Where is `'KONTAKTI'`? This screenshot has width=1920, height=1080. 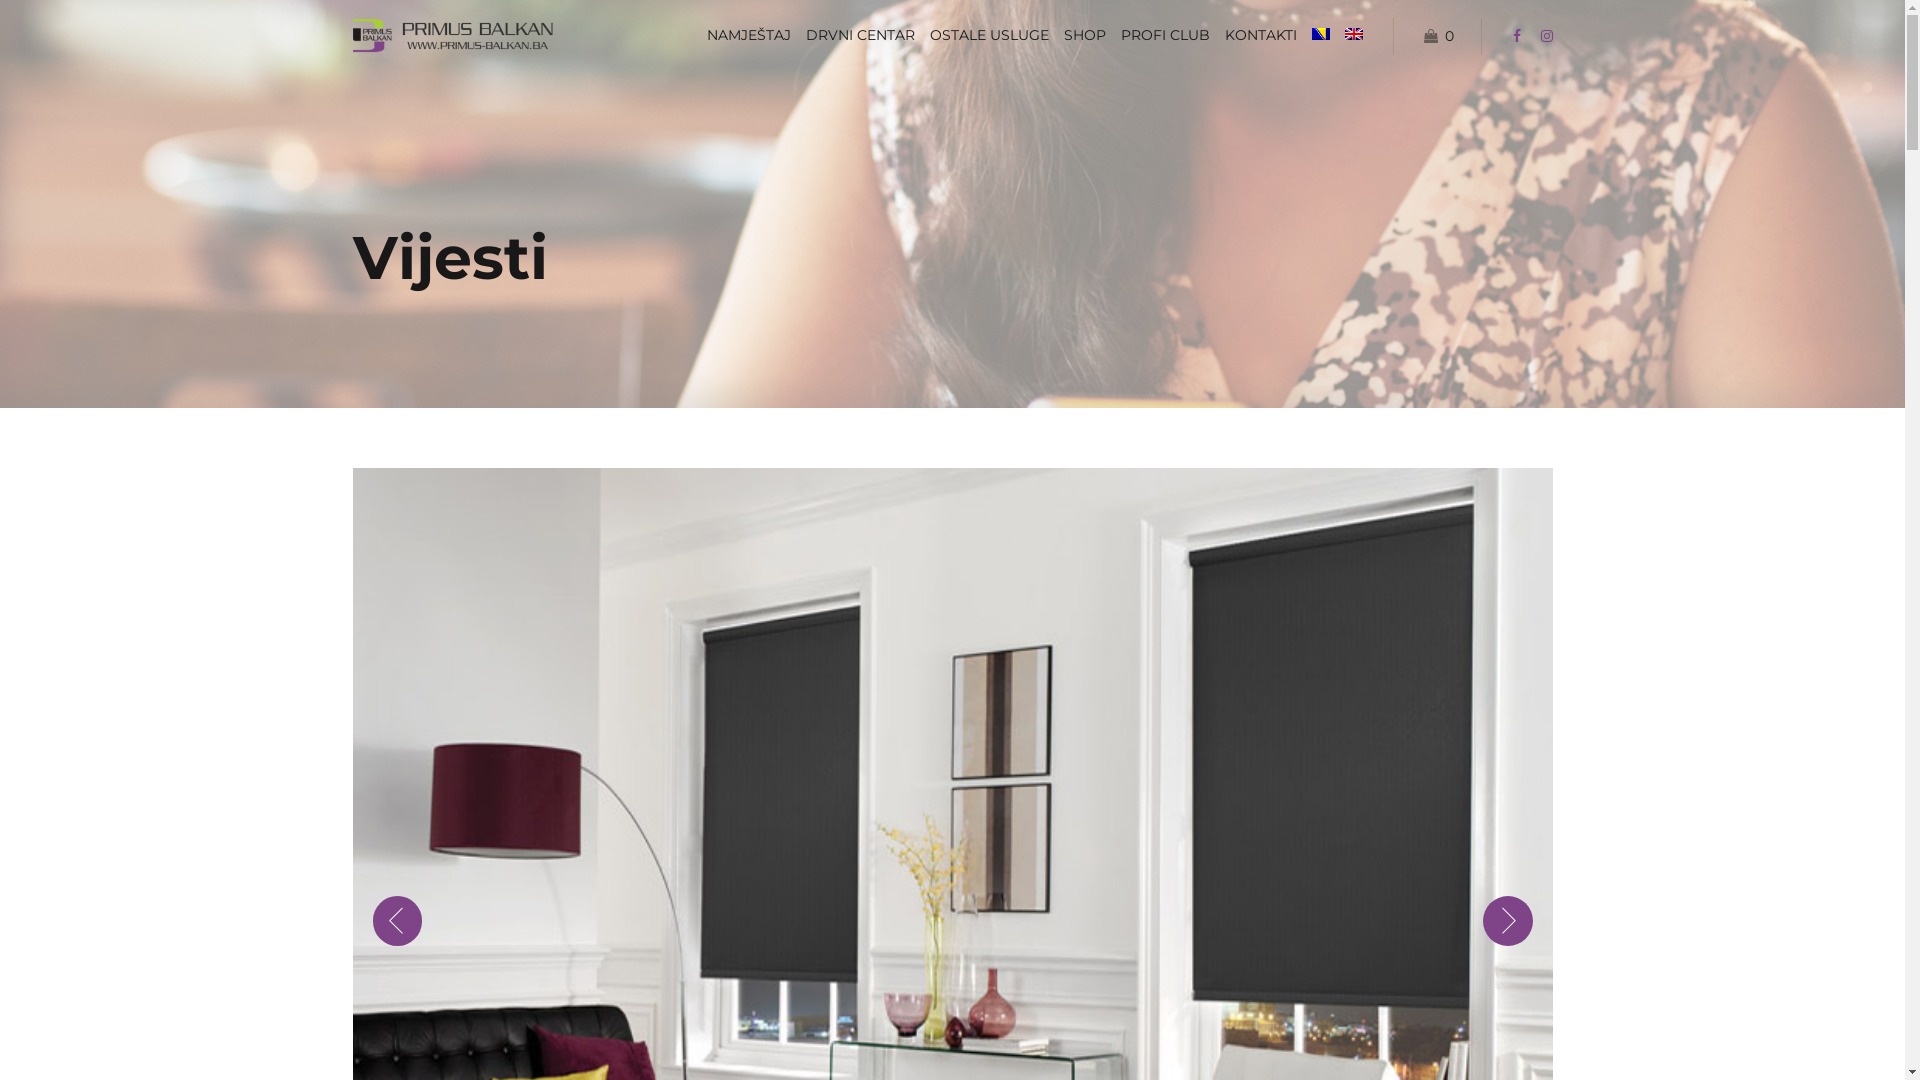 'KONTAKTI' is located at coordinates (1223, 34).